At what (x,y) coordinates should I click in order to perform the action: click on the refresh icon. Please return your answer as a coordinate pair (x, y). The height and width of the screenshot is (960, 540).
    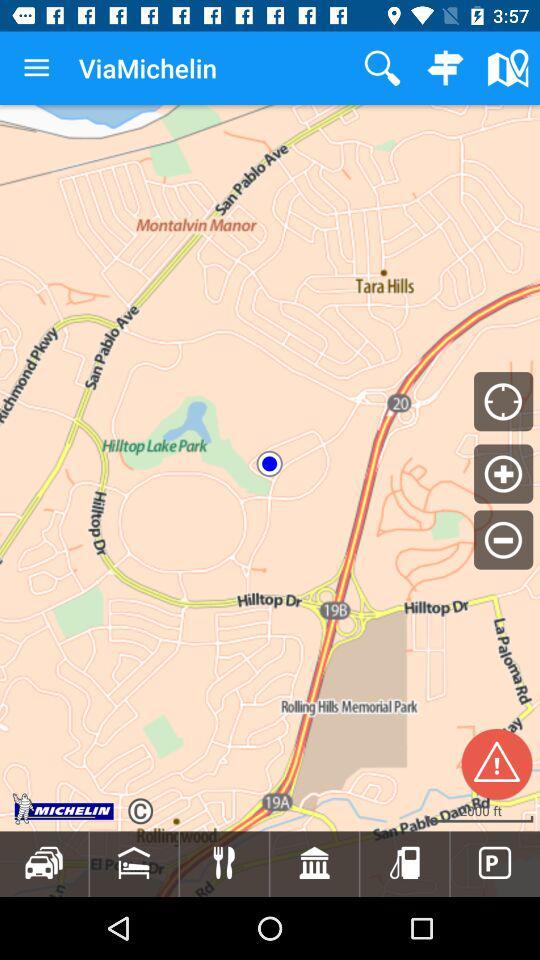
    Looking at the image, I should click on (139, 811).